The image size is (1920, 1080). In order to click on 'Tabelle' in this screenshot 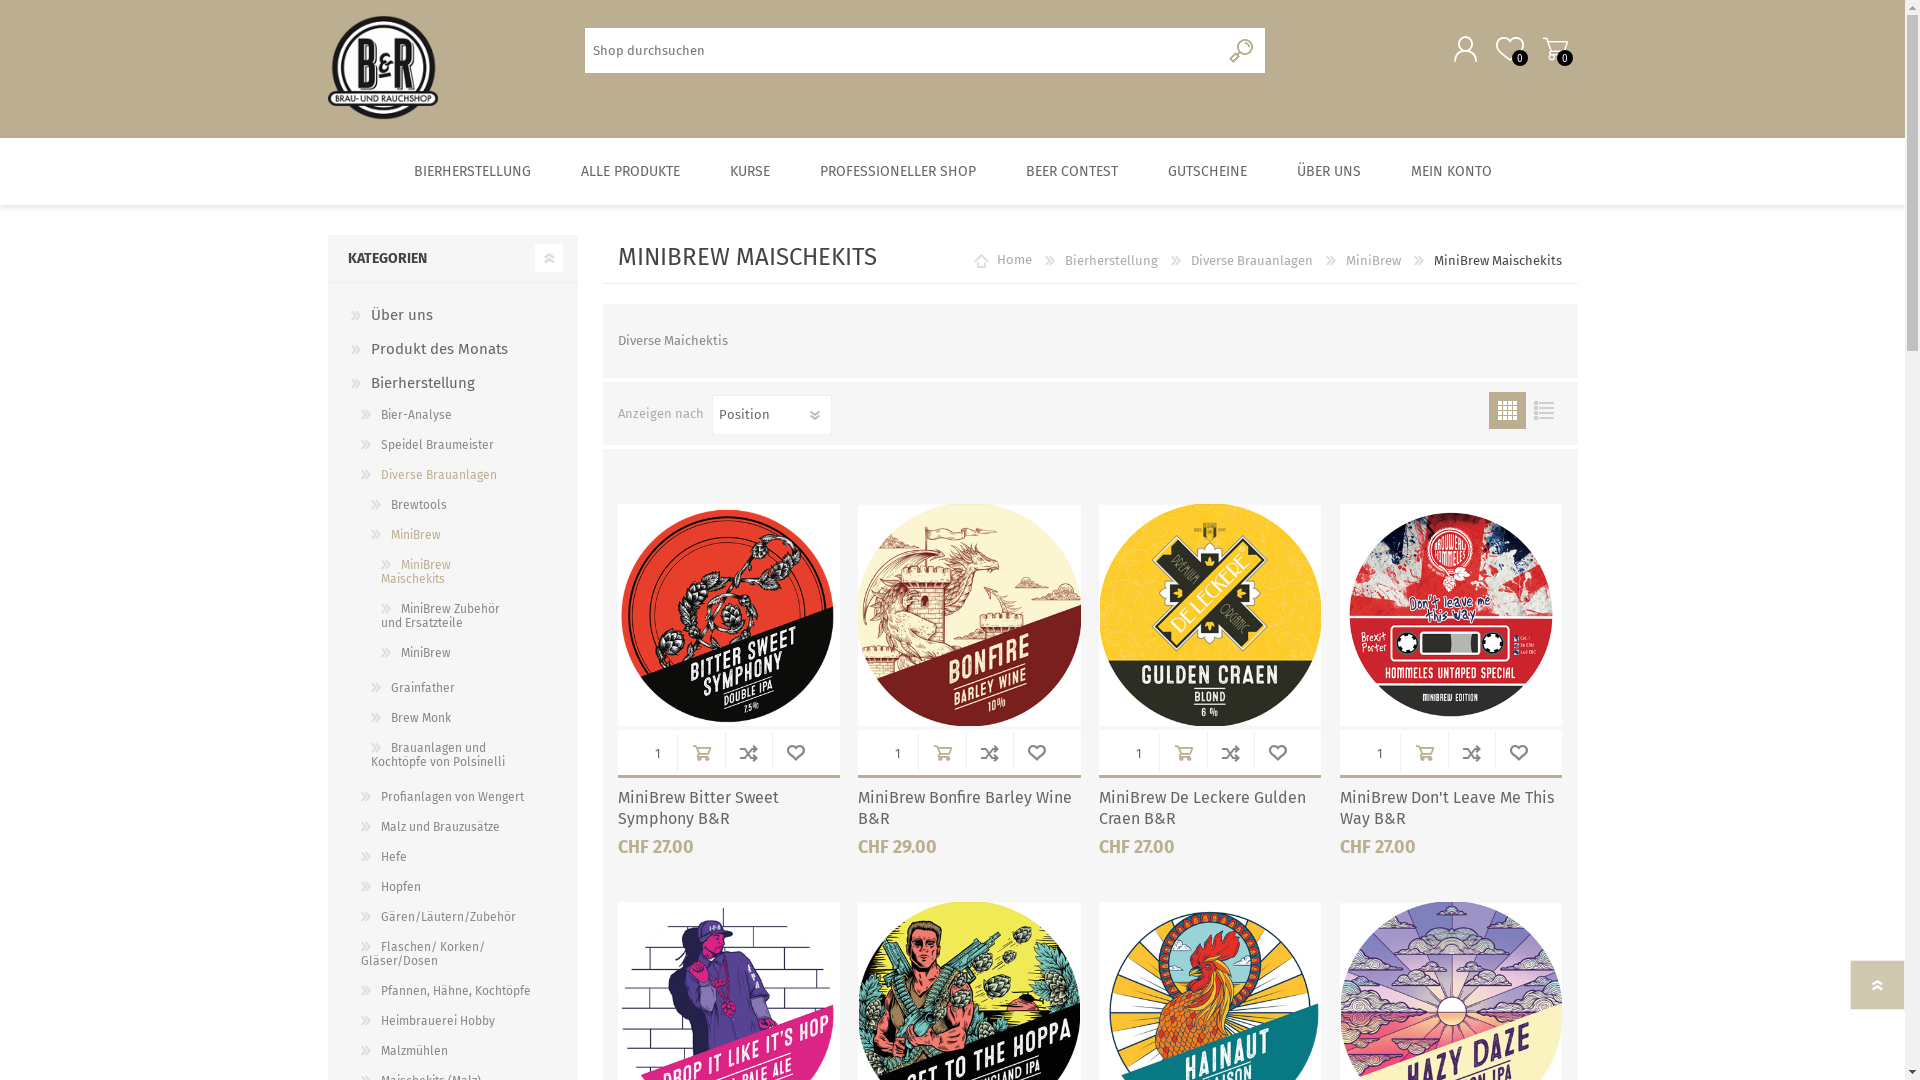, I will do `click(1506, 409)`.